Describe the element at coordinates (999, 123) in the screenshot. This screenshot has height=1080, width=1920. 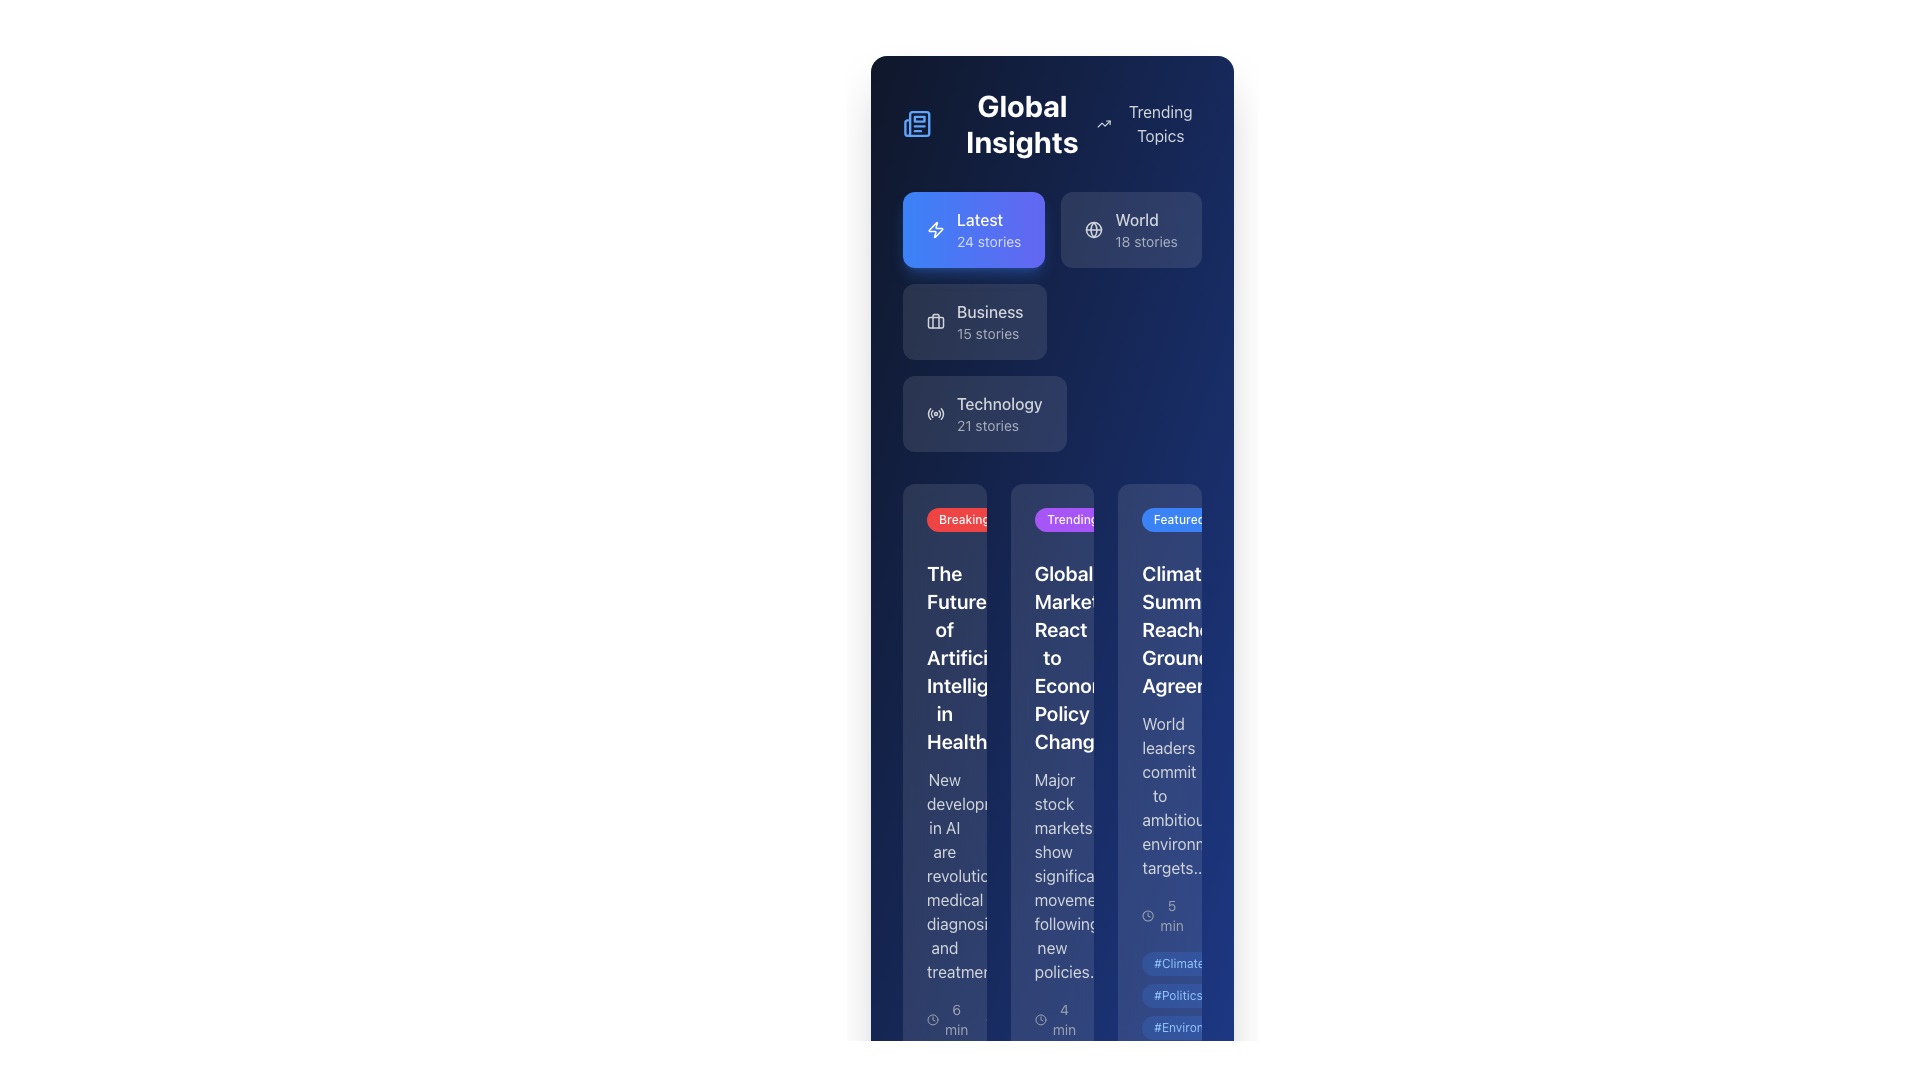
I see `the leftmost heading element that indicates a thematic area of the interface` at that location.